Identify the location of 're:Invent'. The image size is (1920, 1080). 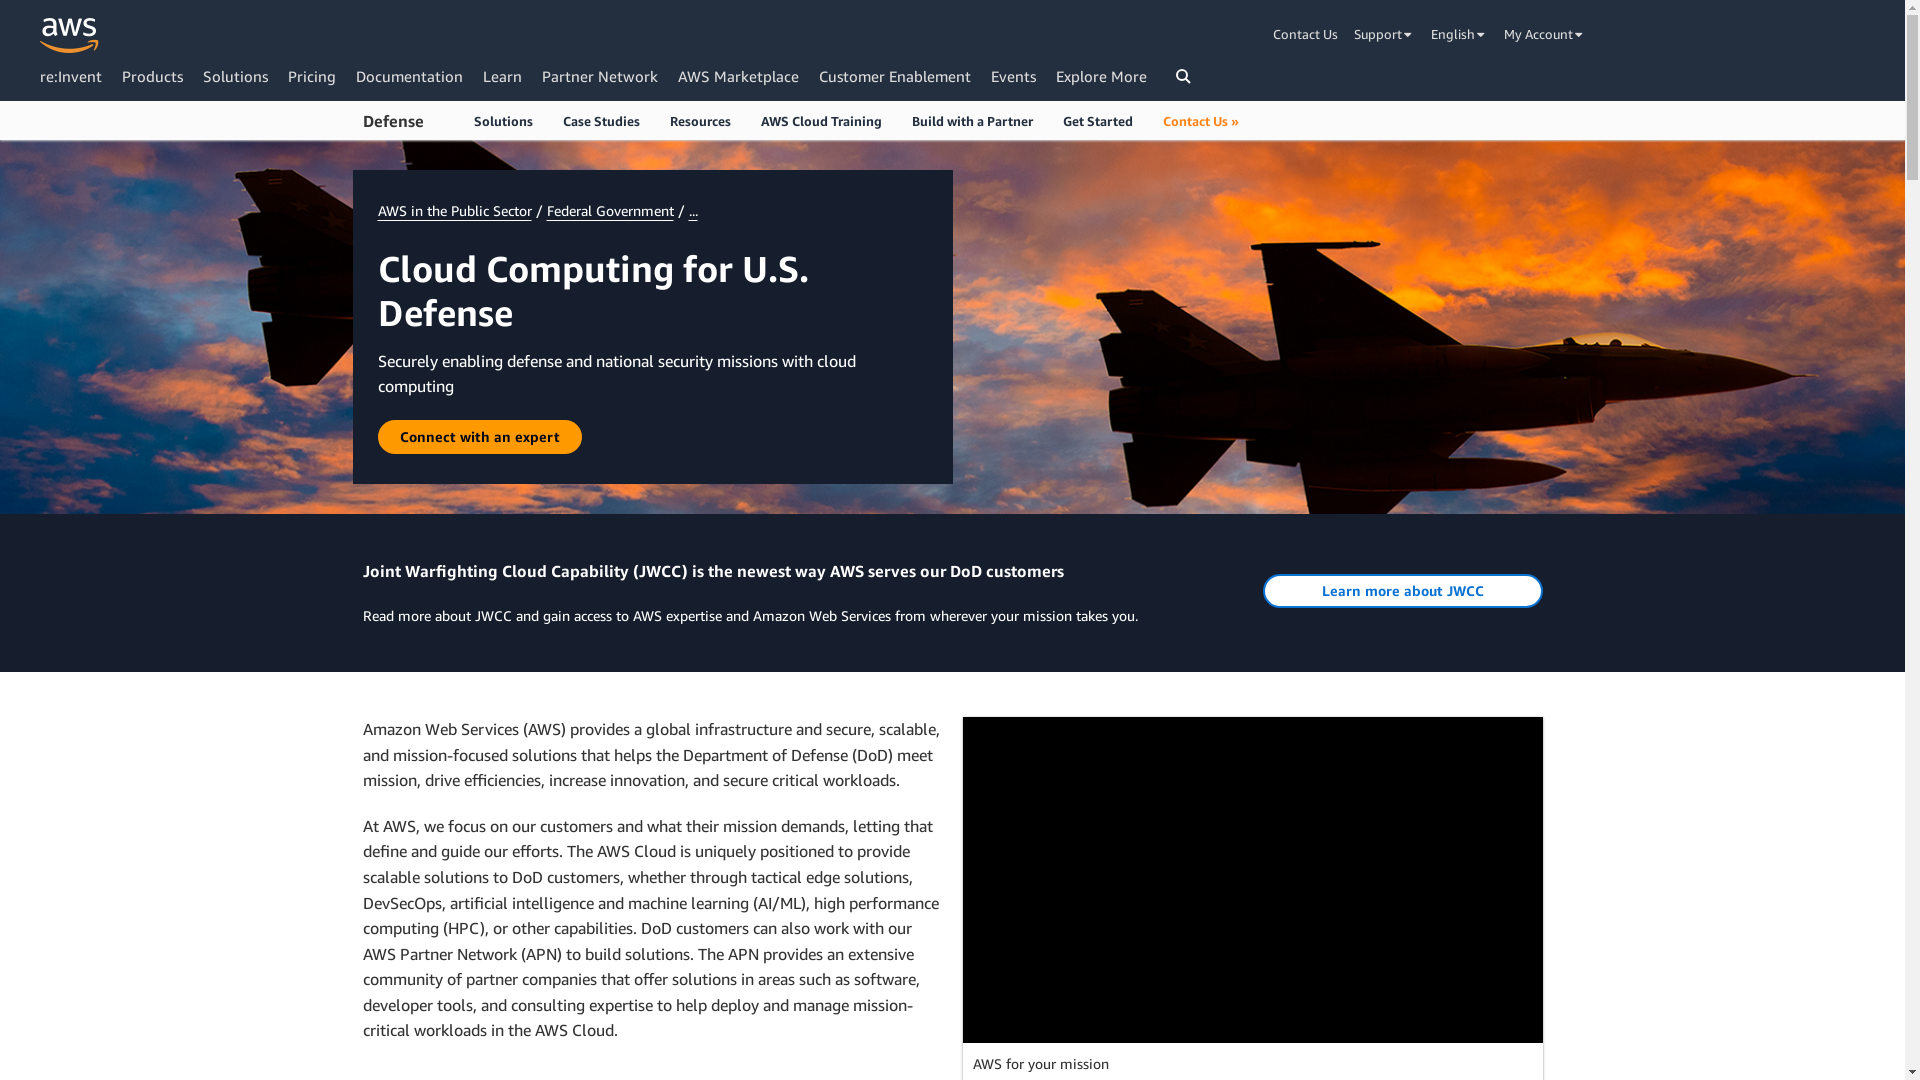
(71, 75).